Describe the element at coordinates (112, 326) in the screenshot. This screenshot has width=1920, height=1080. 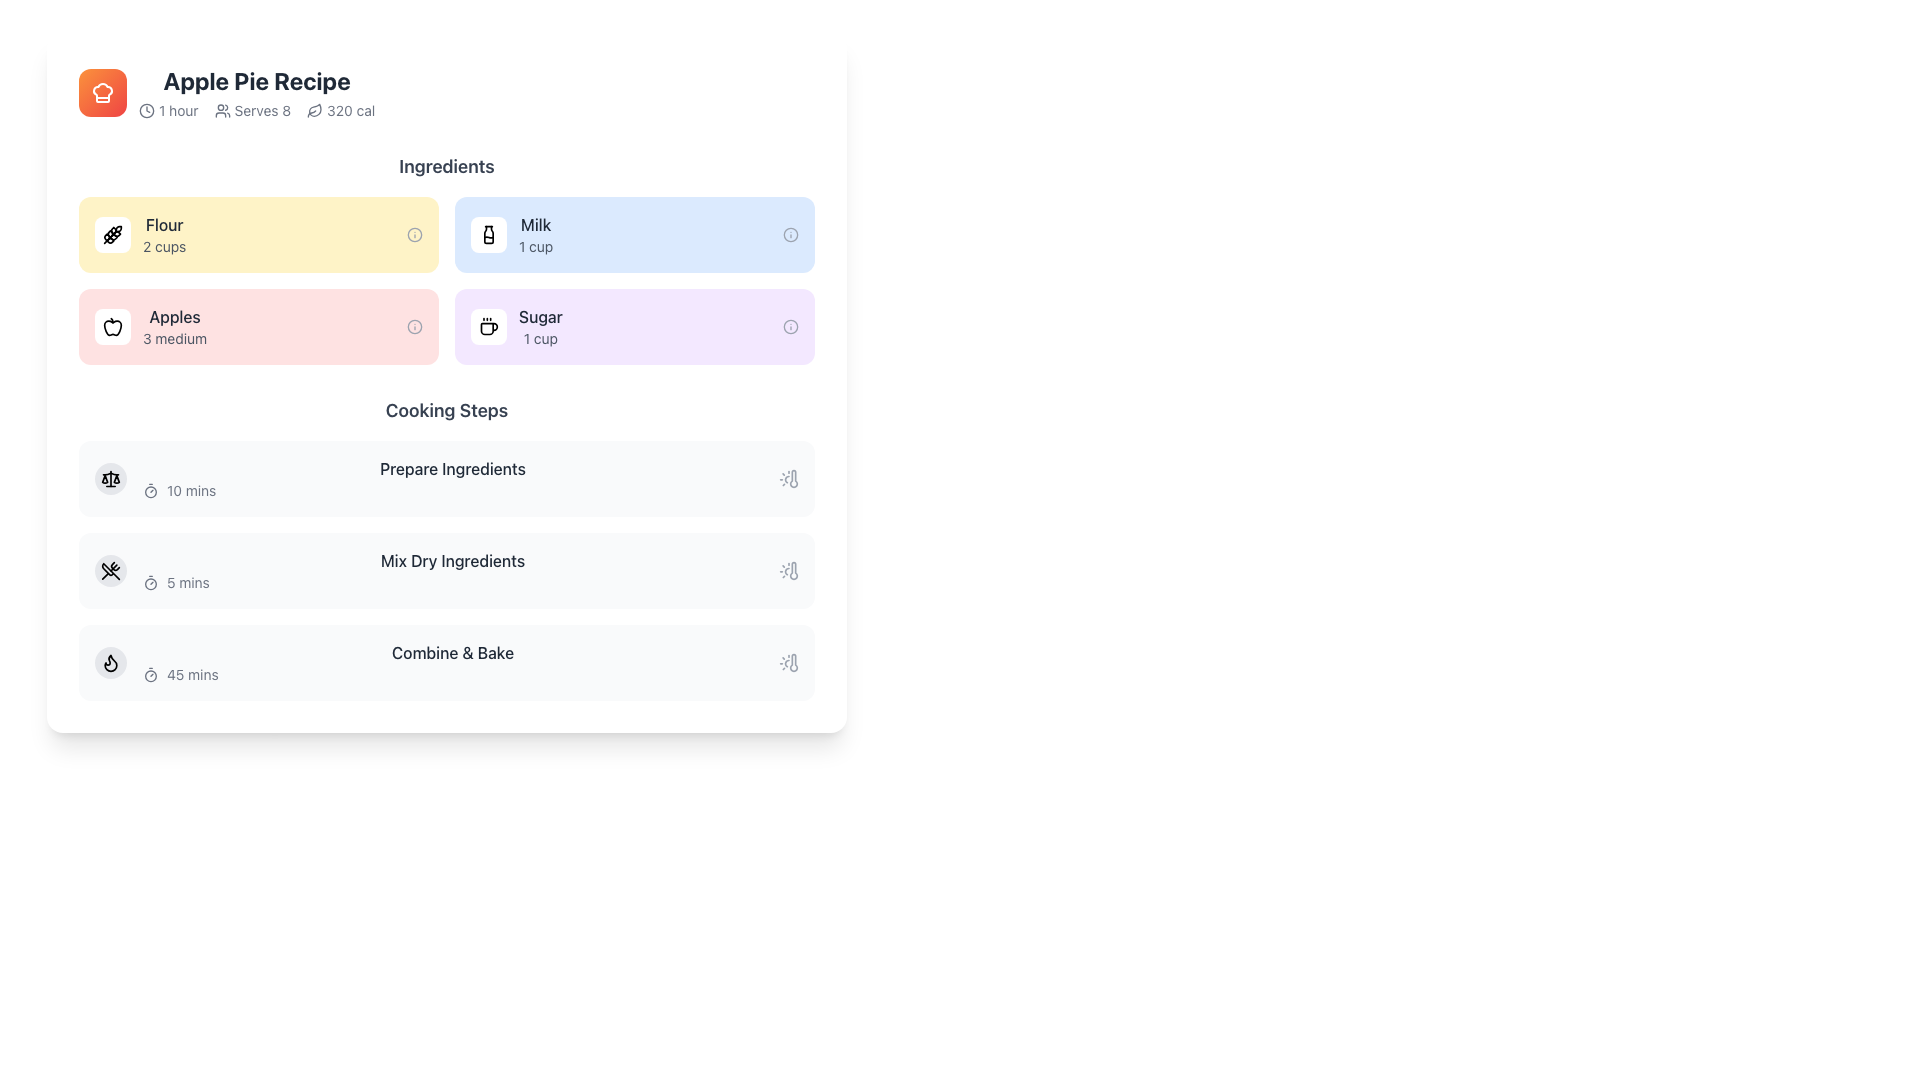
I see `the stylized apple icon located in the pink-colored 'Apples 3 medium' section under the 'Ingredients' heading in the recipe interface` at that location.